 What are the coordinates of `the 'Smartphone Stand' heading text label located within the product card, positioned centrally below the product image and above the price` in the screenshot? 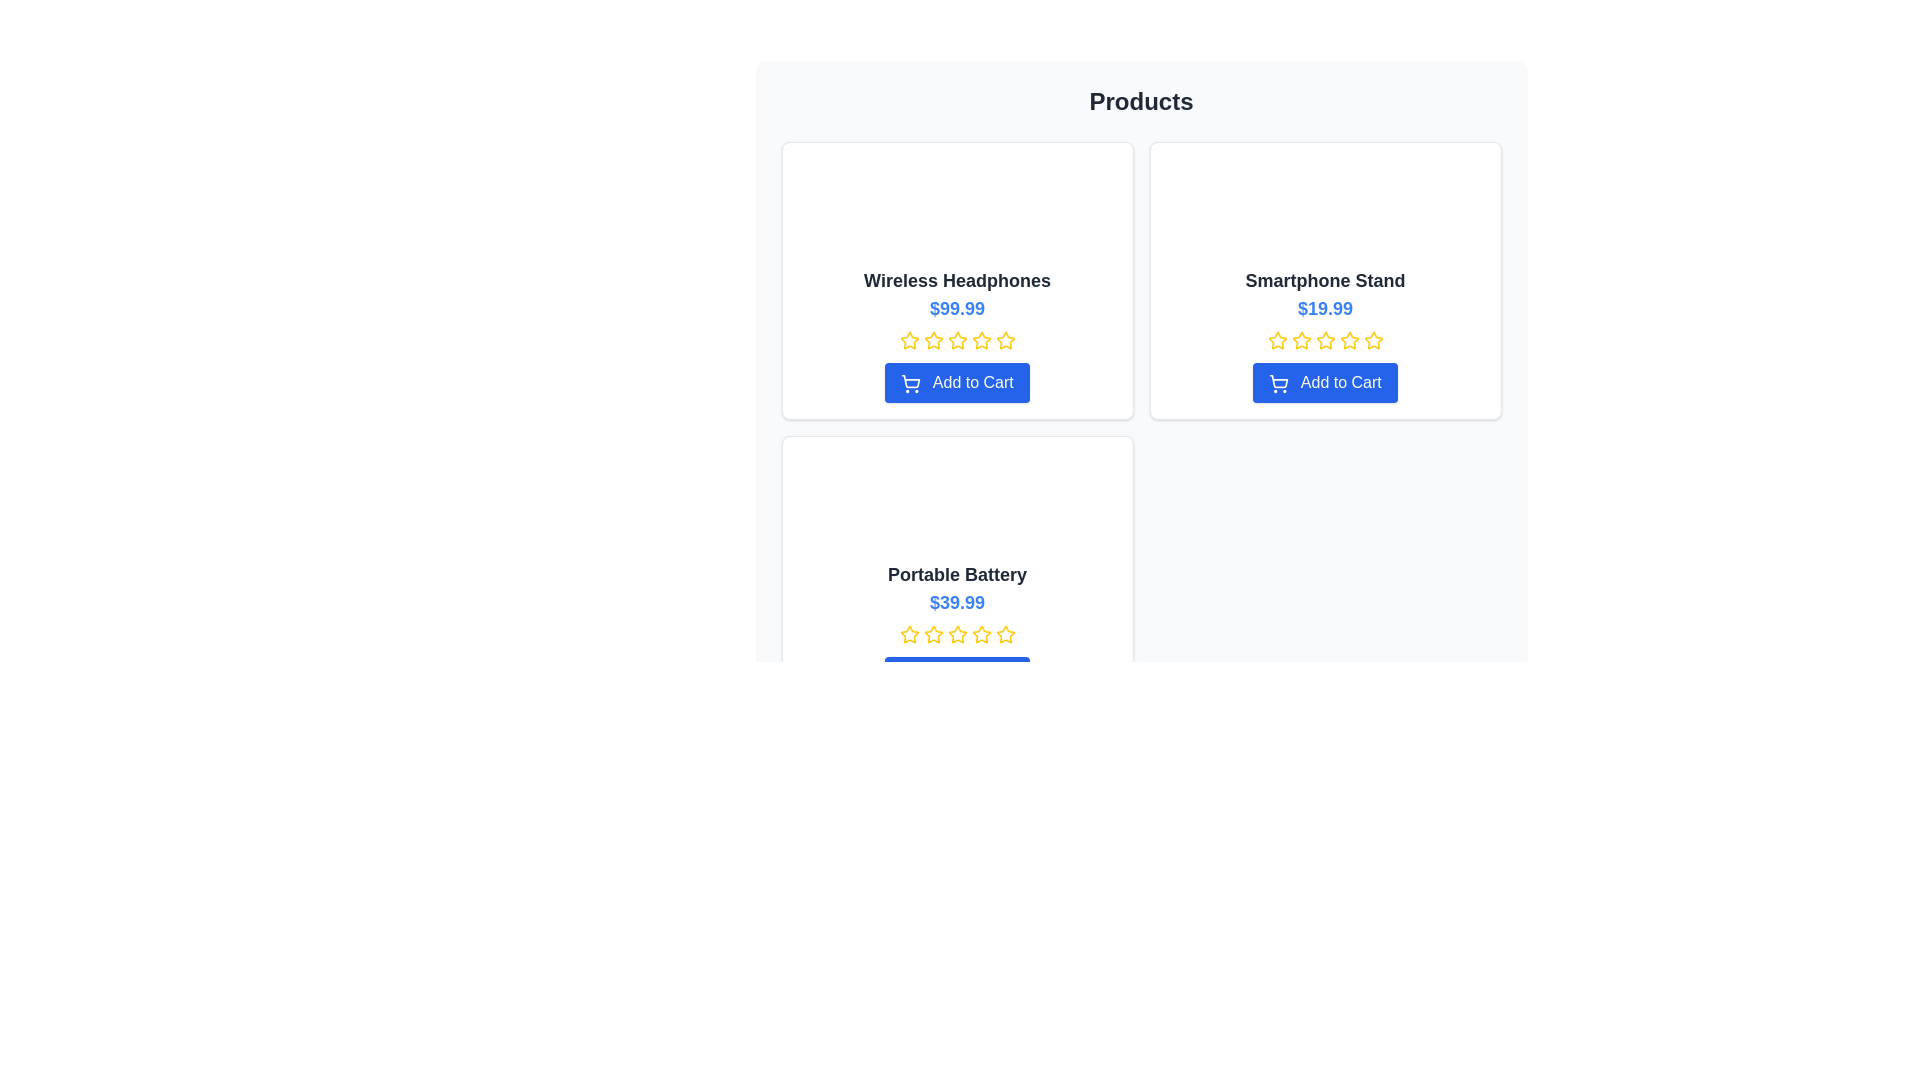 It's located at (1325, 281).